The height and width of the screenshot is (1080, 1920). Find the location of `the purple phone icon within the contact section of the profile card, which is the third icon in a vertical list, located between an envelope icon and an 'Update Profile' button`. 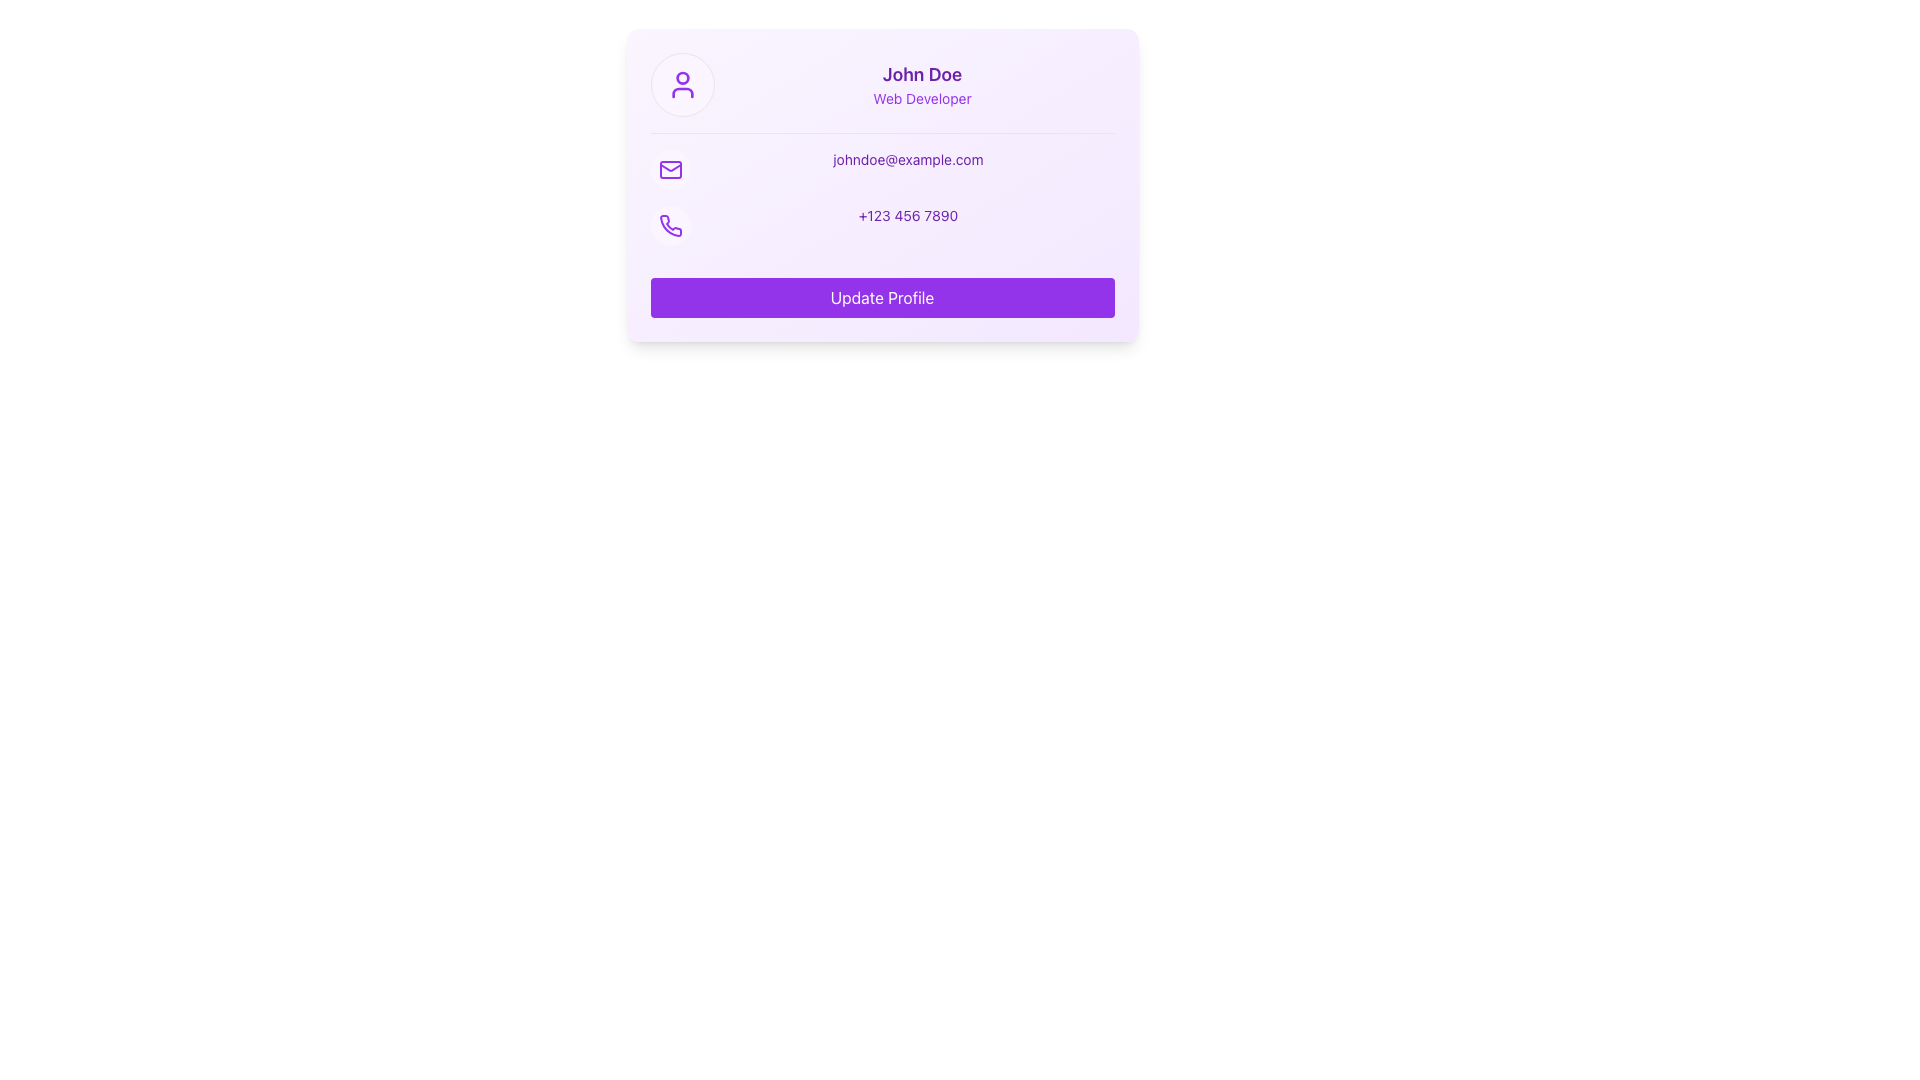

the purple phone icon within the contact section of the profile card, which is the third icon in a vertical list, located between an envelope icon and an 'Update Profile' button is located at coordinates (670, 225).